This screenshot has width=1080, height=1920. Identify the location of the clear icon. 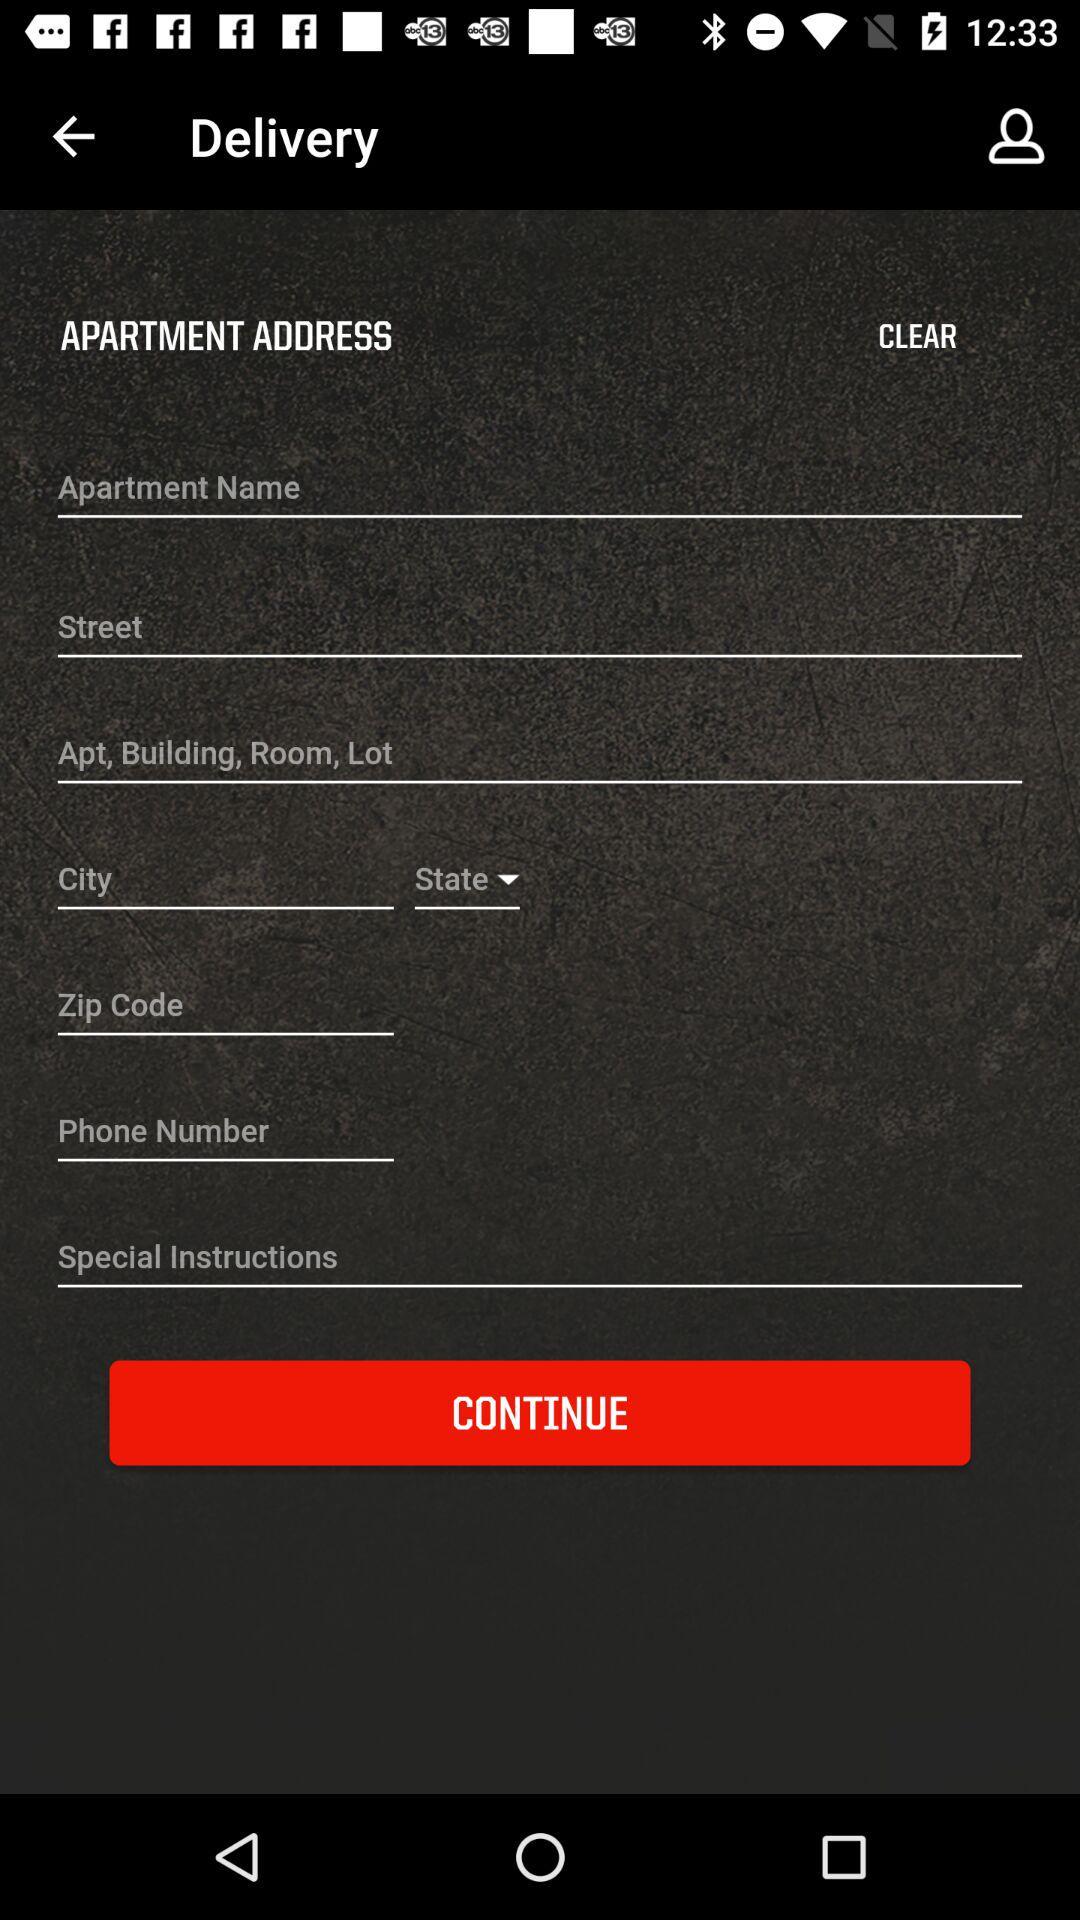
(917, 336).